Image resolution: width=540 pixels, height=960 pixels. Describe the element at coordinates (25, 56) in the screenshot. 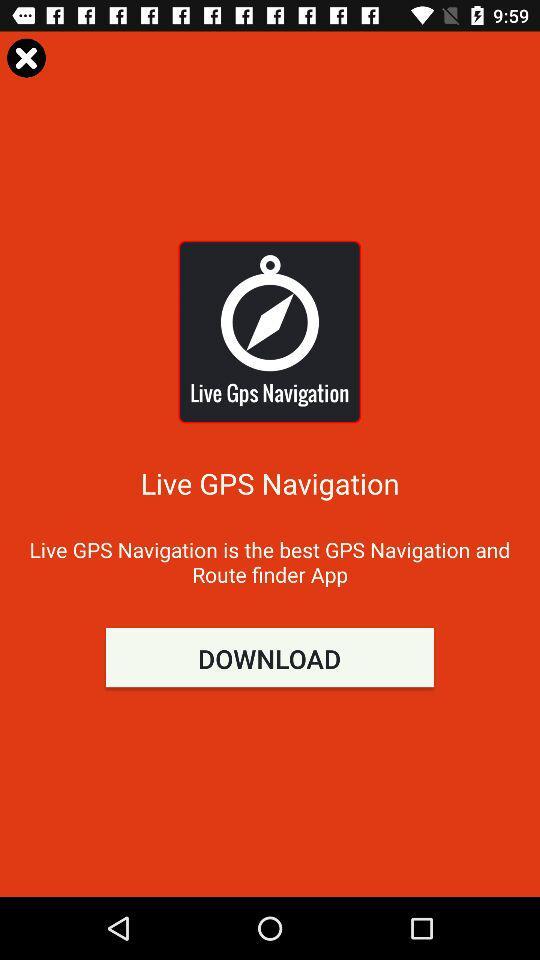

I see `the close icon` at that location.